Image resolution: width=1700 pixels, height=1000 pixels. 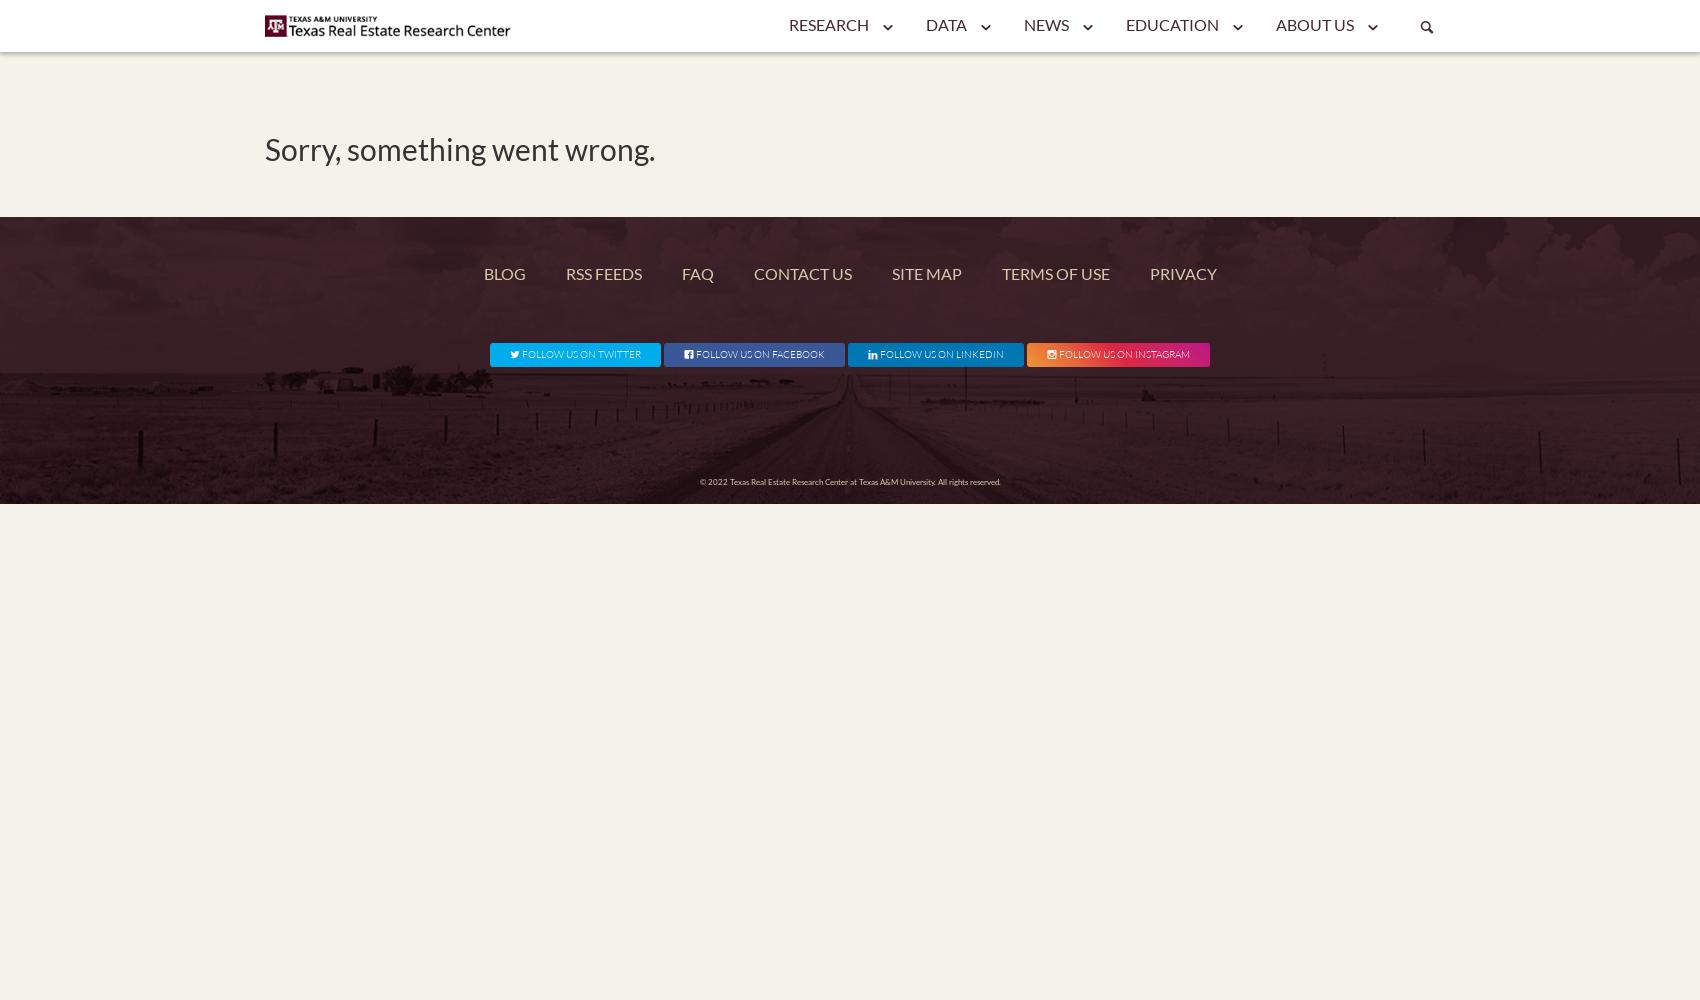 I want to click on 'Privacy', so click(x=1181, y=273).